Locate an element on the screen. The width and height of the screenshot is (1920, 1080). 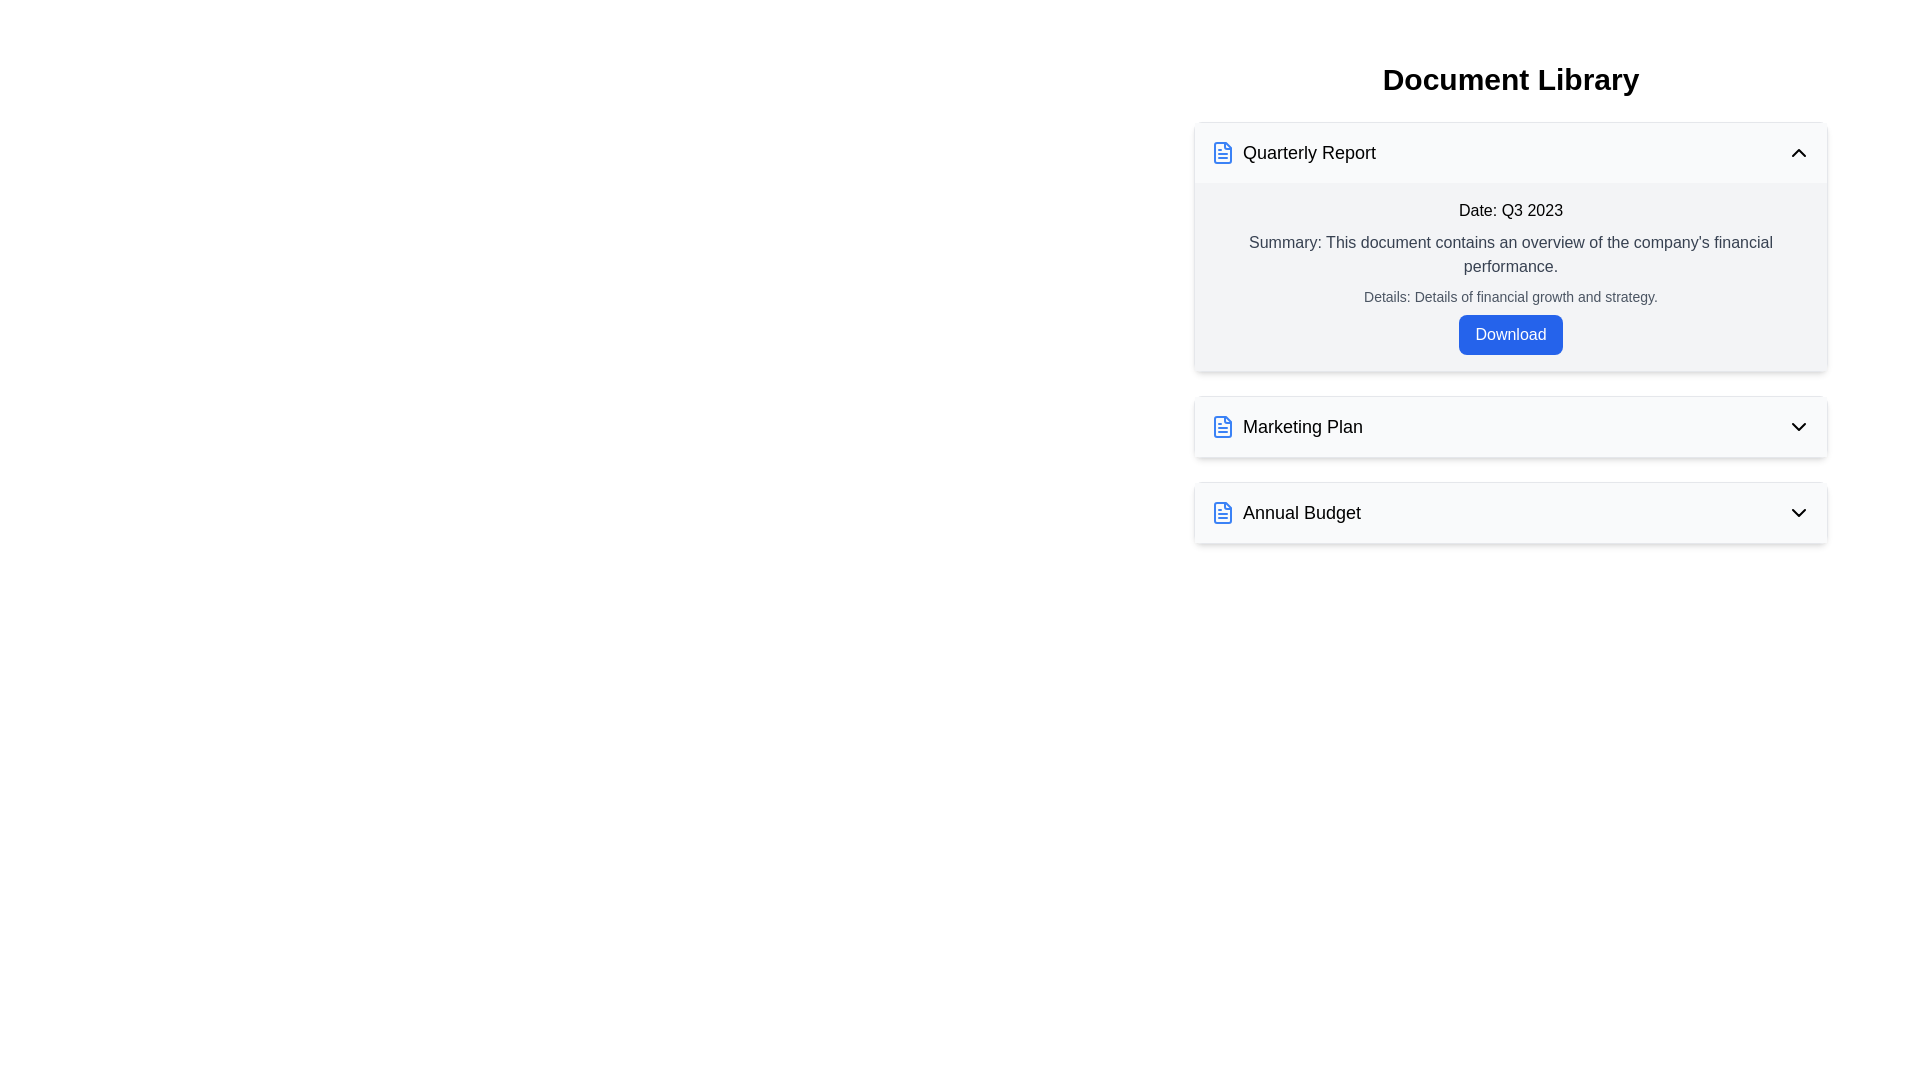
the 'Marketing Plan' element, which is a label with a blue document icon is located at coordinates (1286, 426).